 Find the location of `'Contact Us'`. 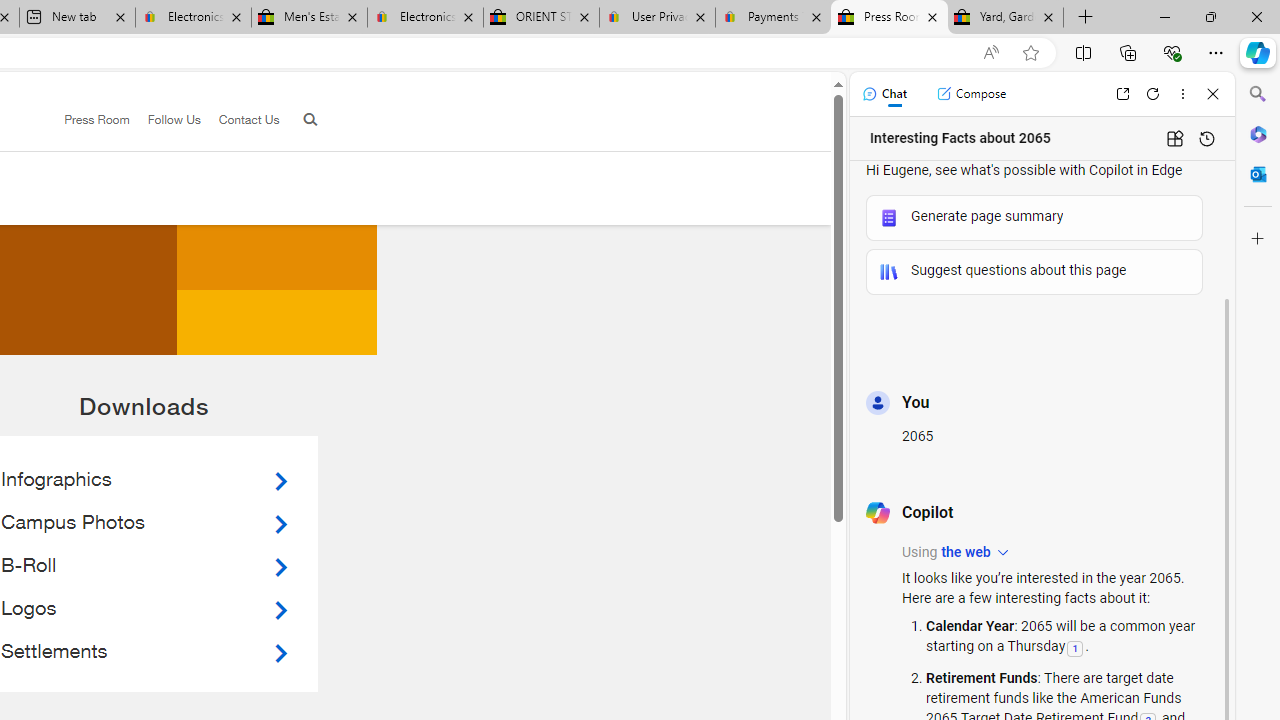

'Contact Us' is located at coordinates (247, 119).